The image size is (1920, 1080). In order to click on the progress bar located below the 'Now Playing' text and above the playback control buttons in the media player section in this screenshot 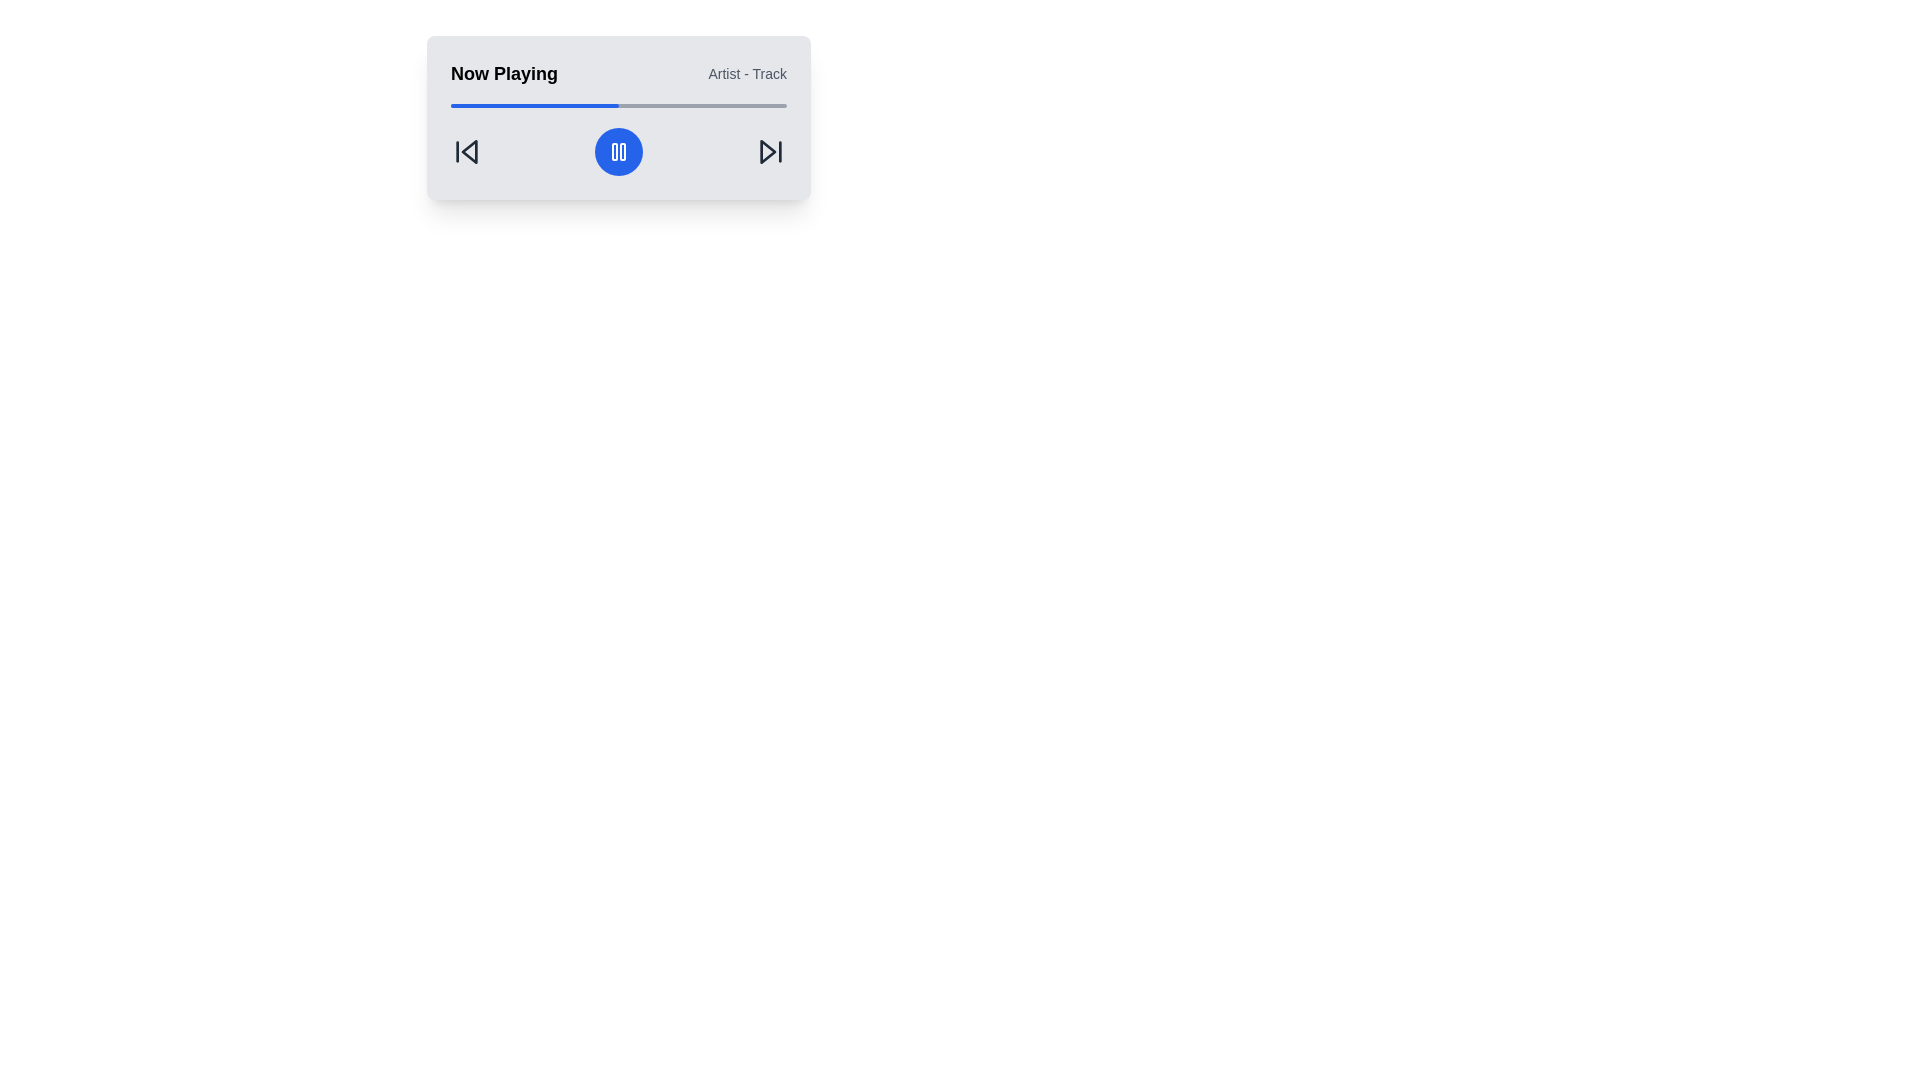, I will do `click(618, 105)`.